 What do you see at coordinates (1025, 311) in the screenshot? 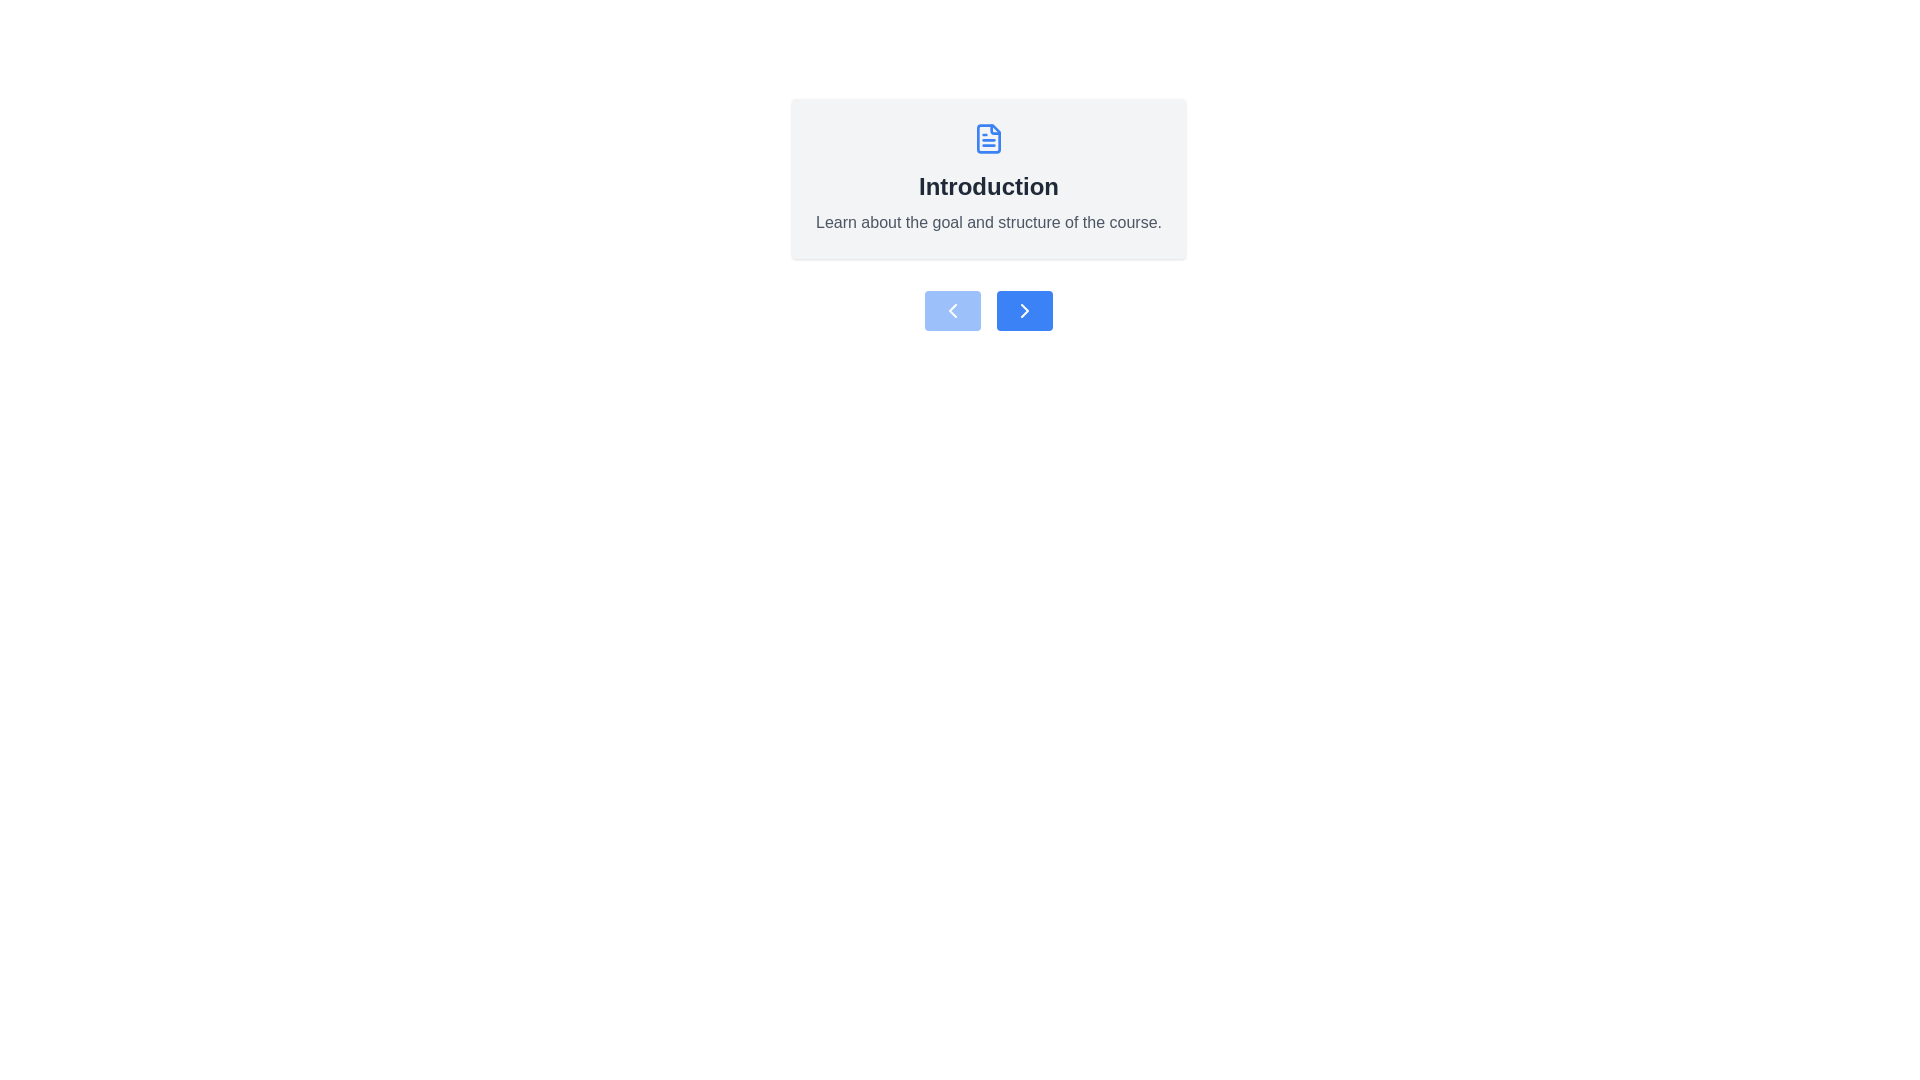
I see `the right-facing chevron icon inside the blue button with rounded corners located below the 'Introduction' section` at bounding box center [1025, 311].